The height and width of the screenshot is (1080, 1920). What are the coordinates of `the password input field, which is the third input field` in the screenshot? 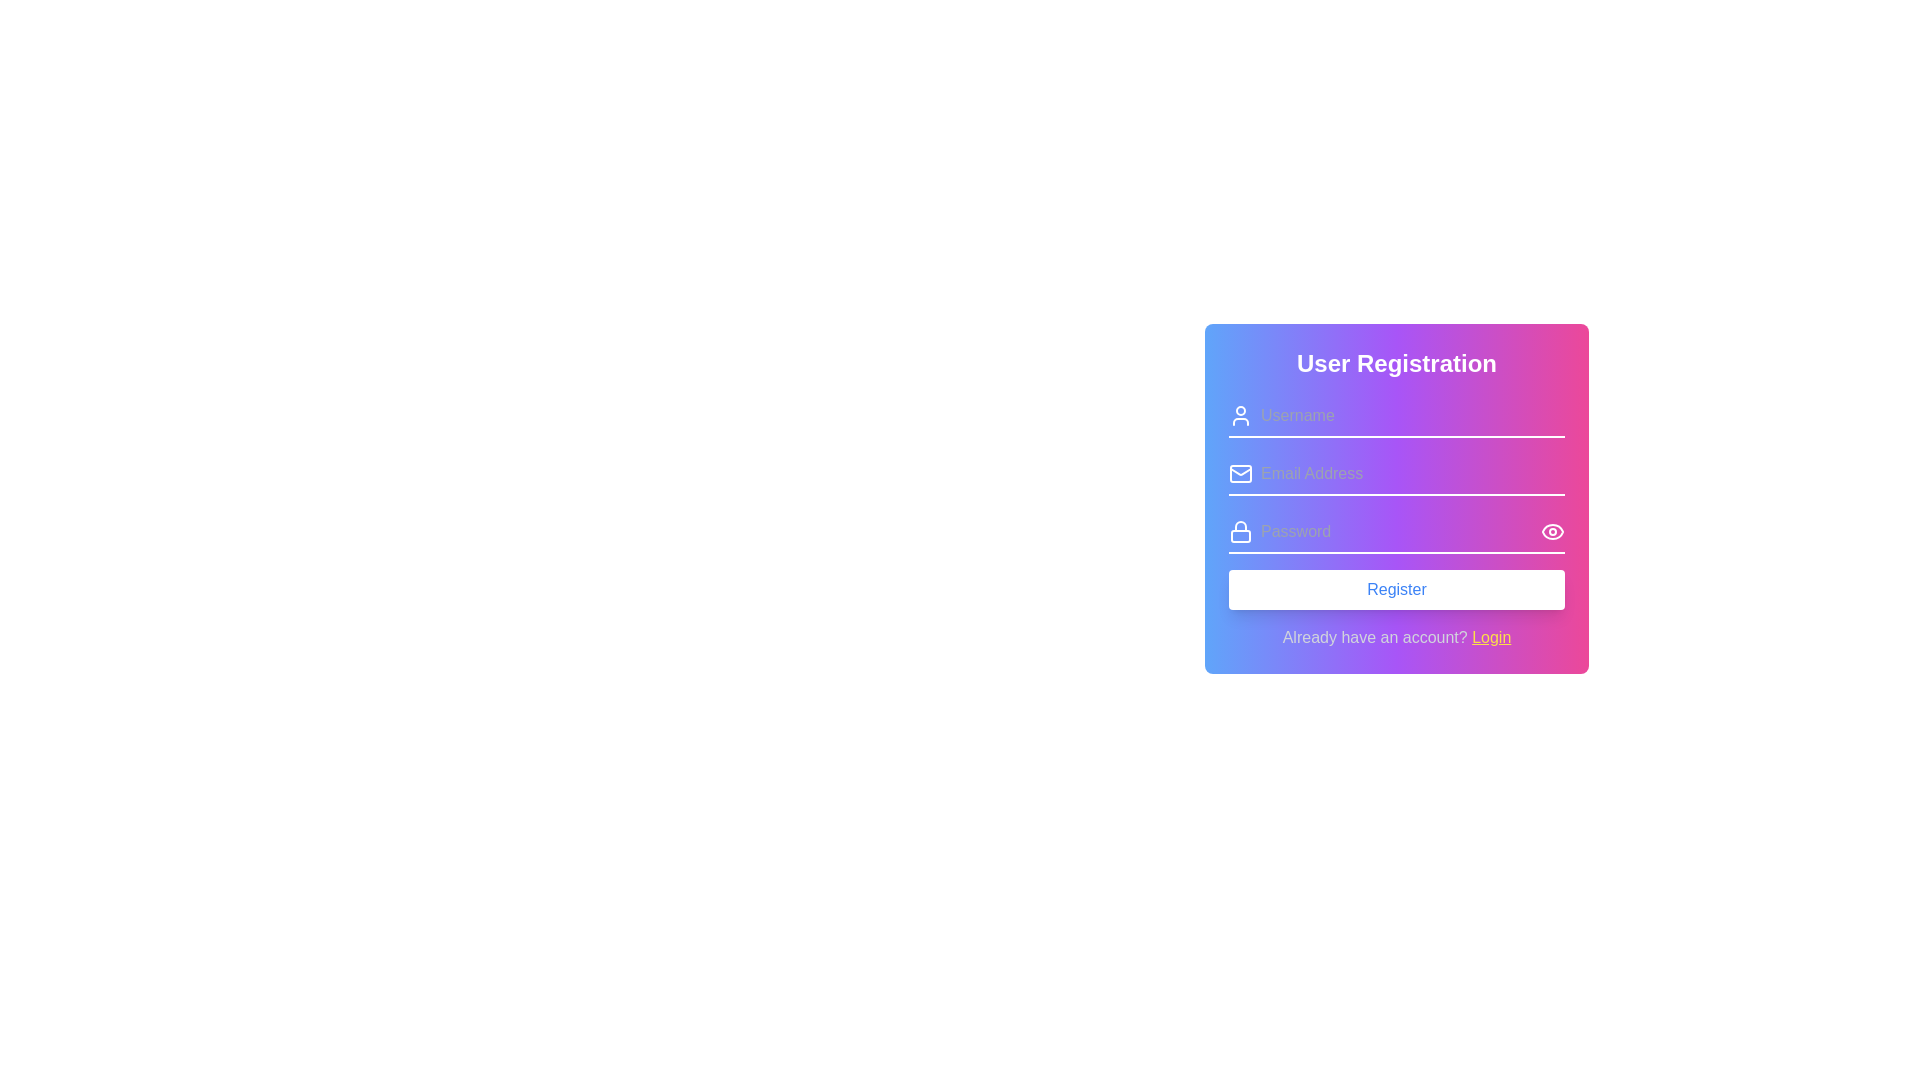 It's located at (1395, 531).